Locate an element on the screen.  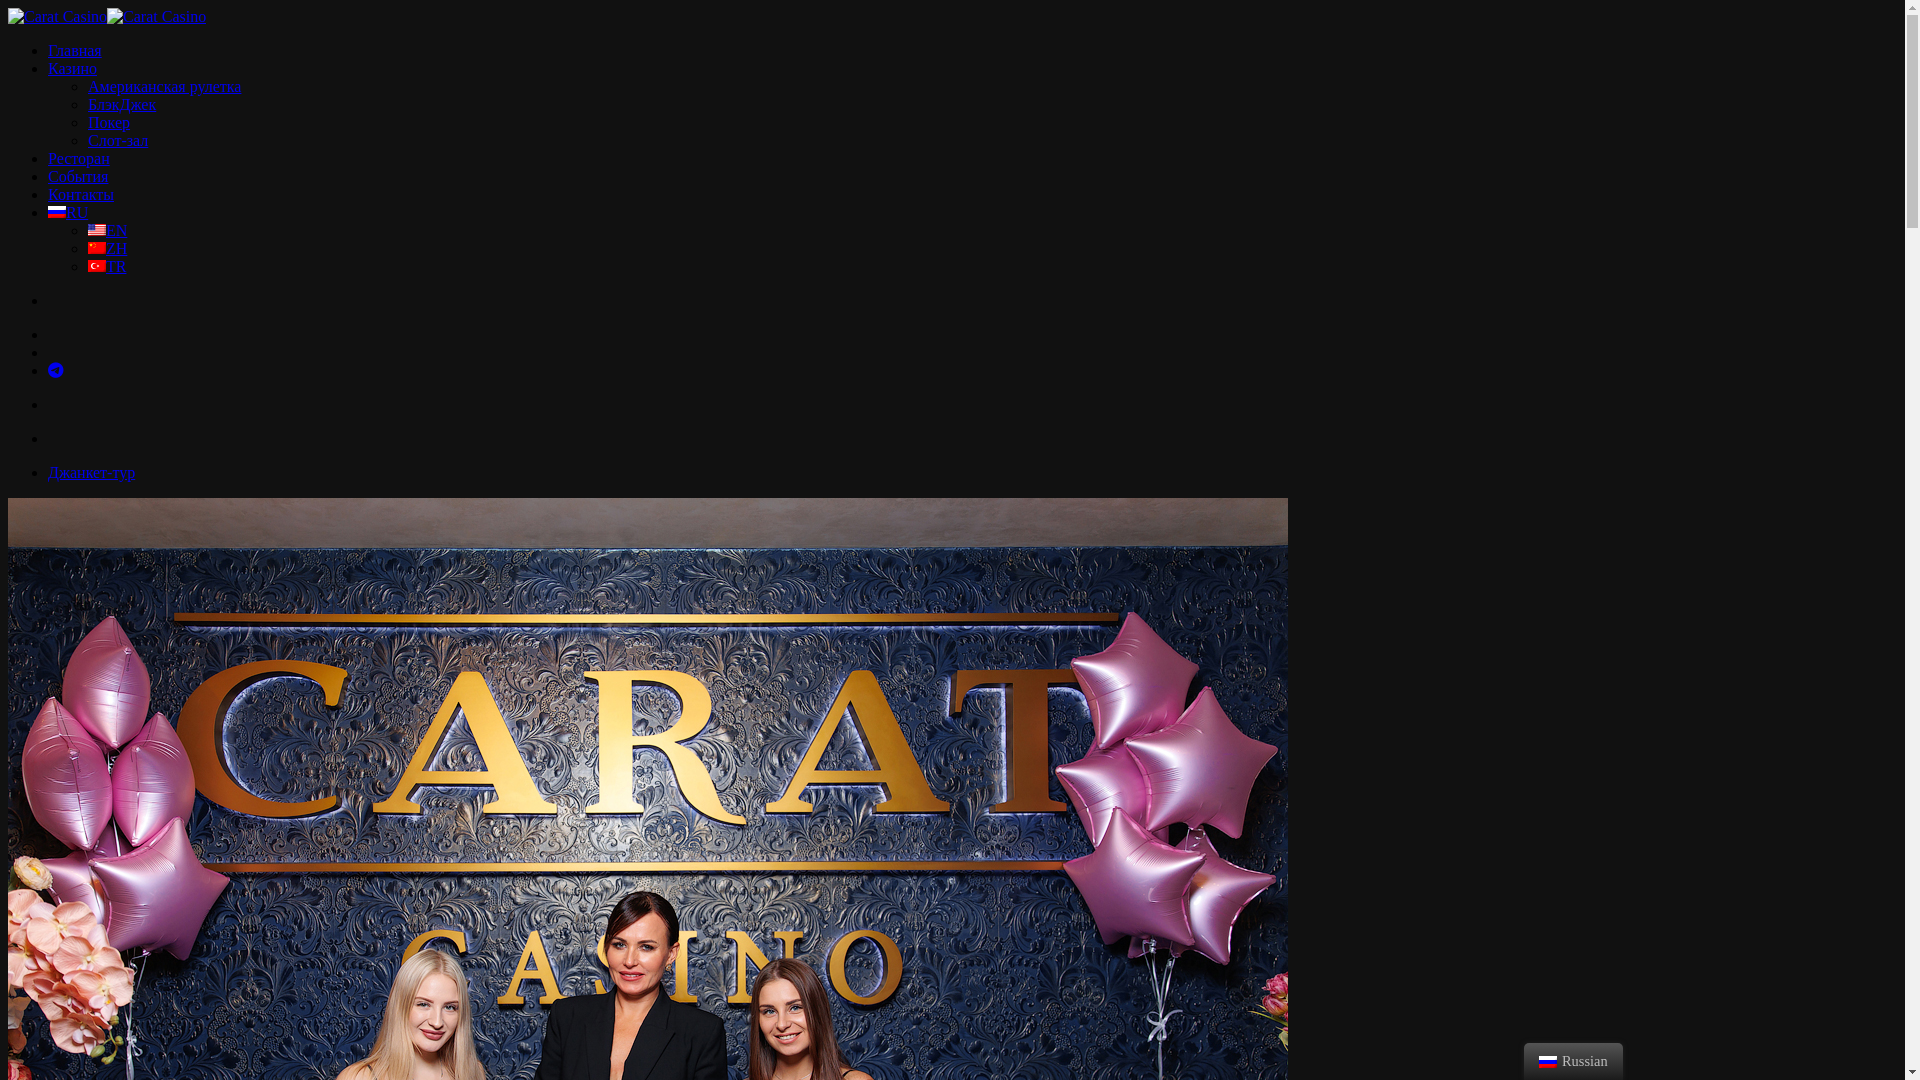
'TR' is located at coordinates (105, 265).